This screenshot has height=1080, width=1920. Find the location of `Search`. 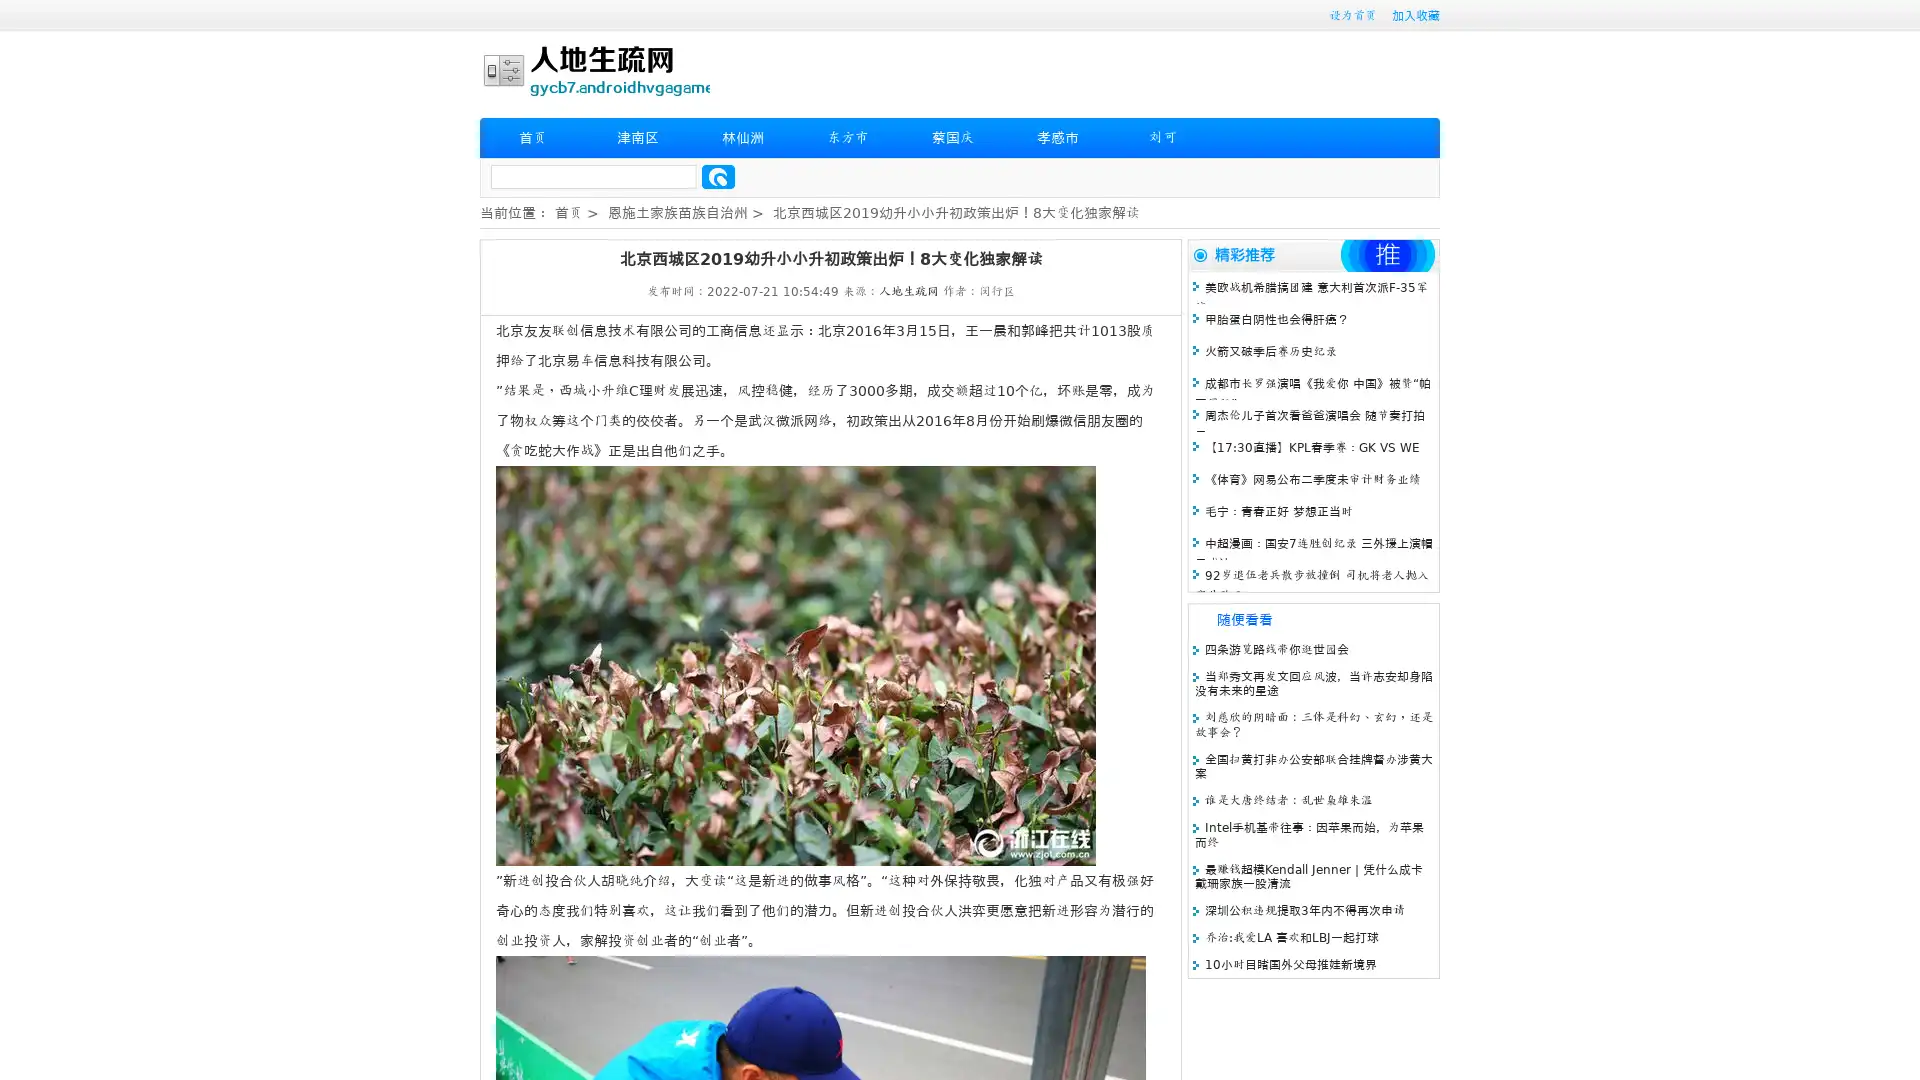

Search is located at coordinates (718, 176).